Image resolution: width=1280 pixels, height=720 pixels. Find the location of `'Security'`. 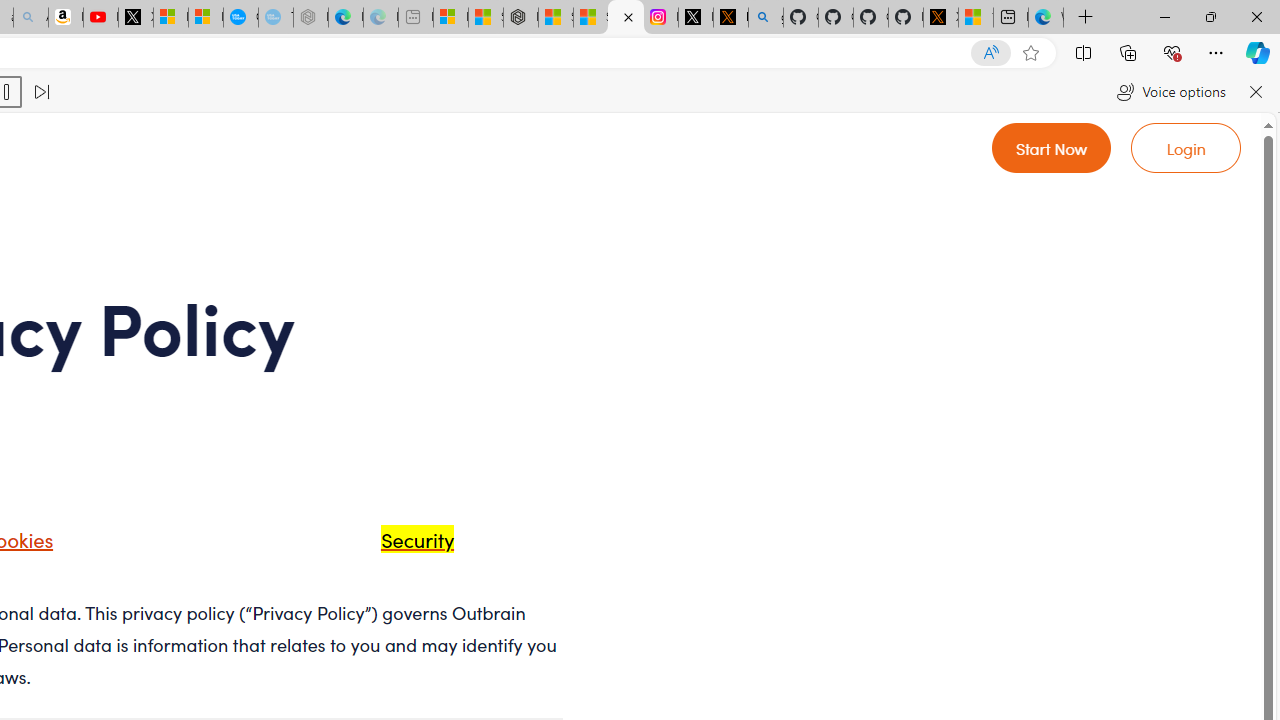

'Security' is located at coordinates (411, 537).